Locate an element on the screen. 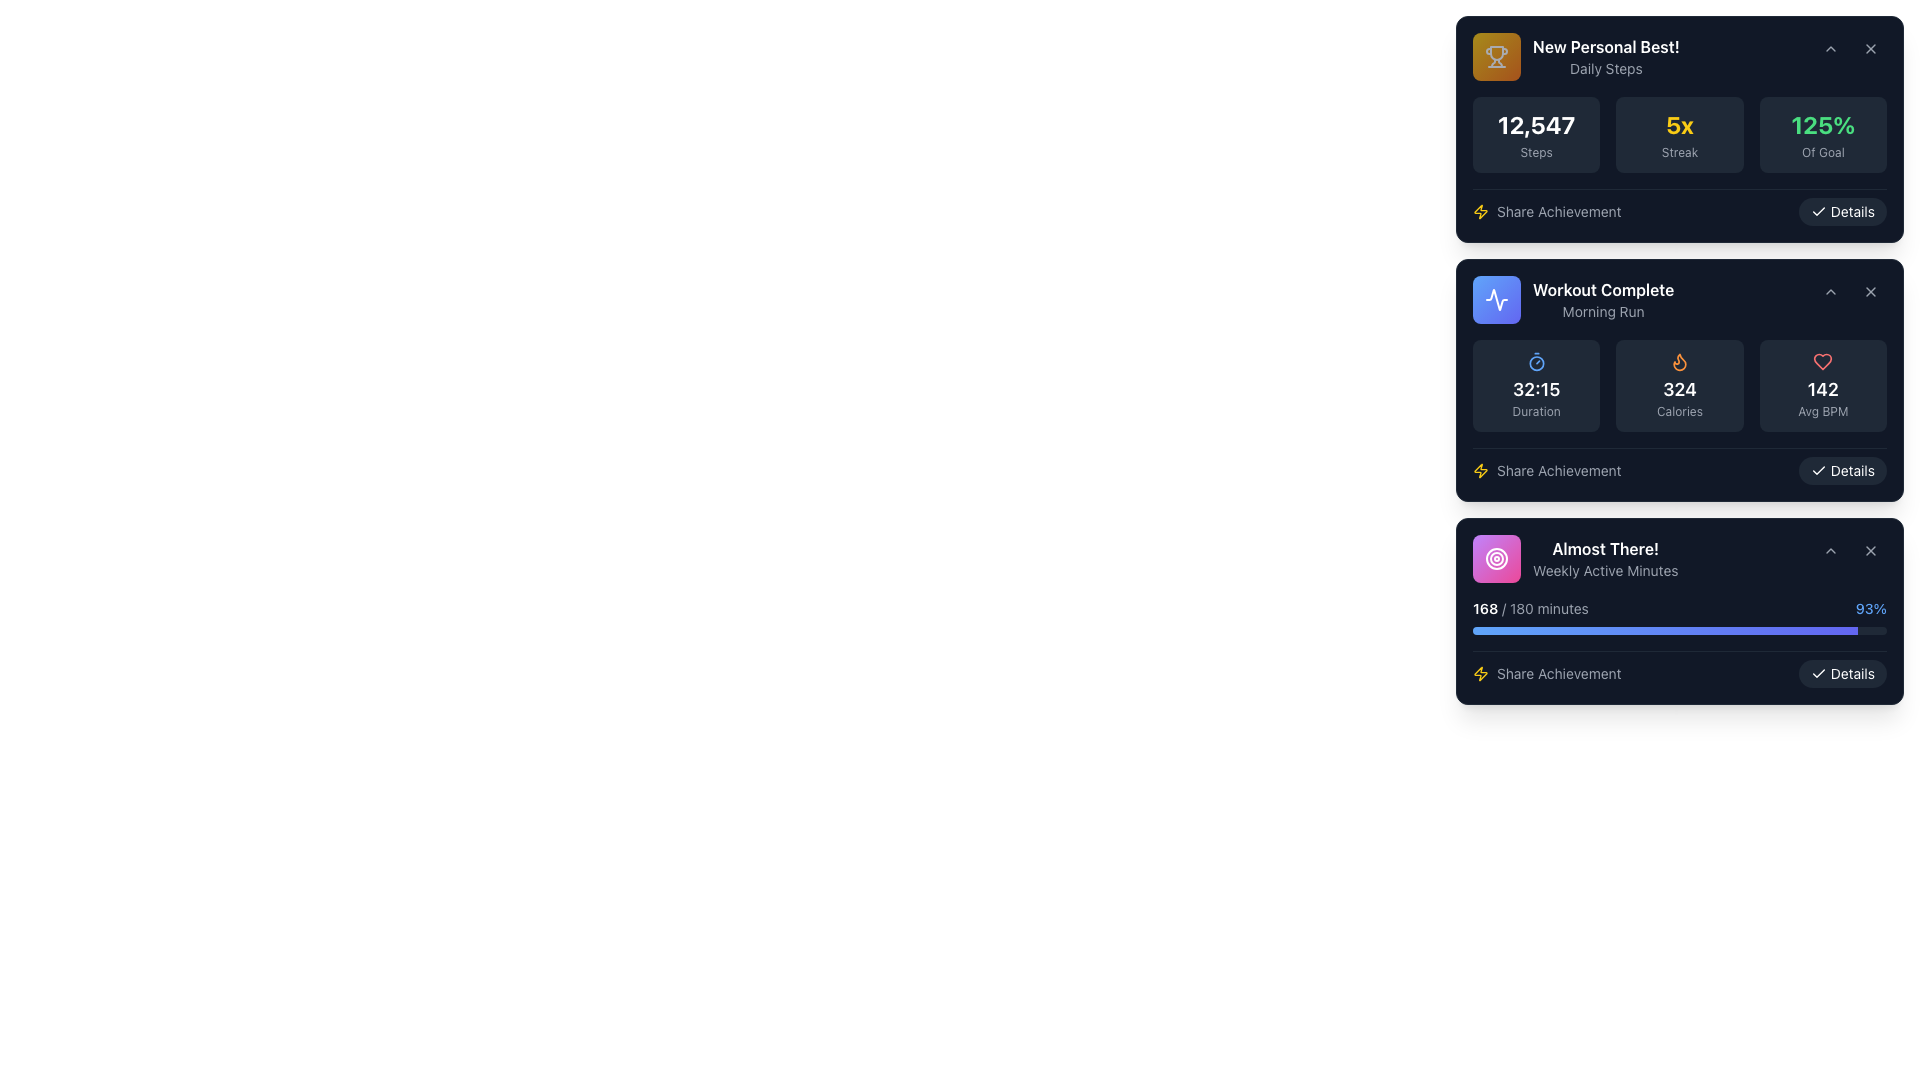  the Informational Card displaying a red heart icon at the top, with the large number '142' and the text 'Avg BPM' below it, which is the third card from the left in a row of three cards is located at coordinates (1823, 385).